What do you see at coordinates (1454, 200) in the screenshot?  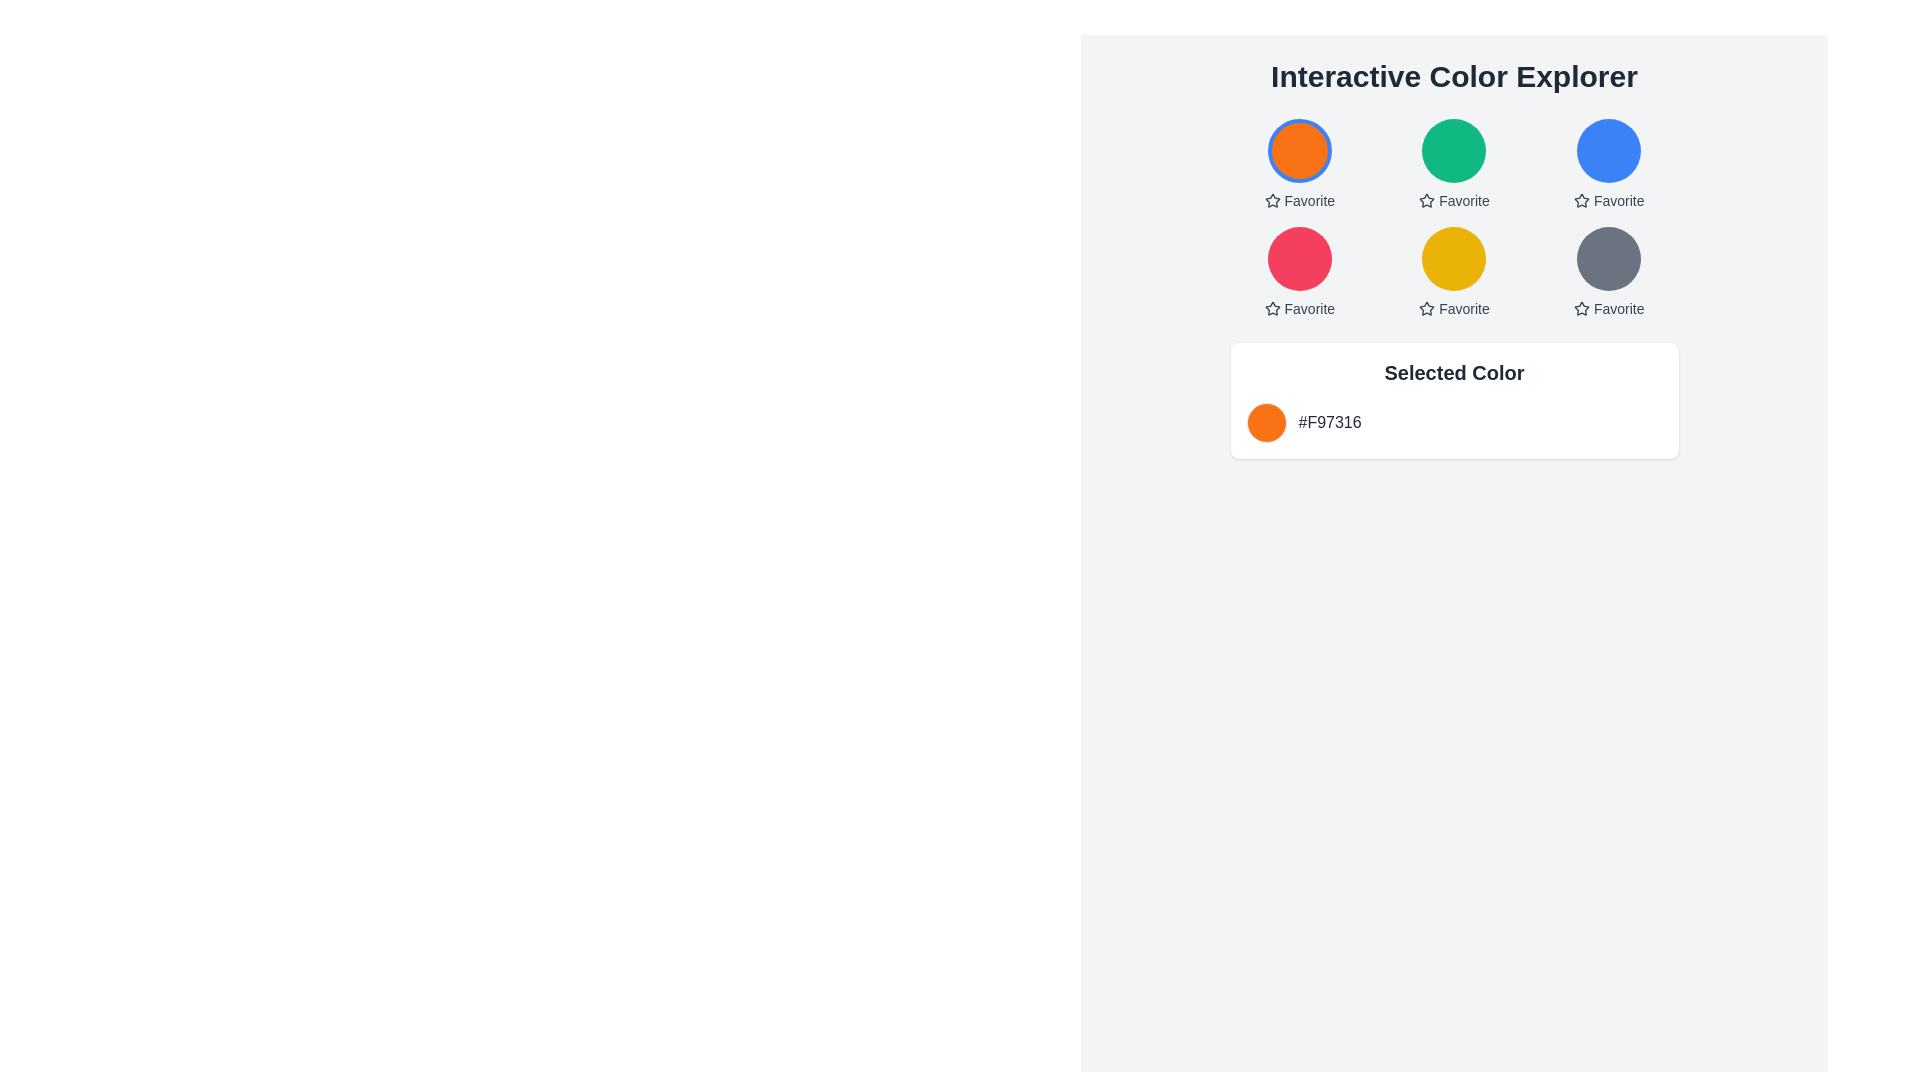 I see `the 'Favorite' button, which is styled in gray and includes a star icon, to mark the associated item as a favorite` at bounding box center [1454, 200].